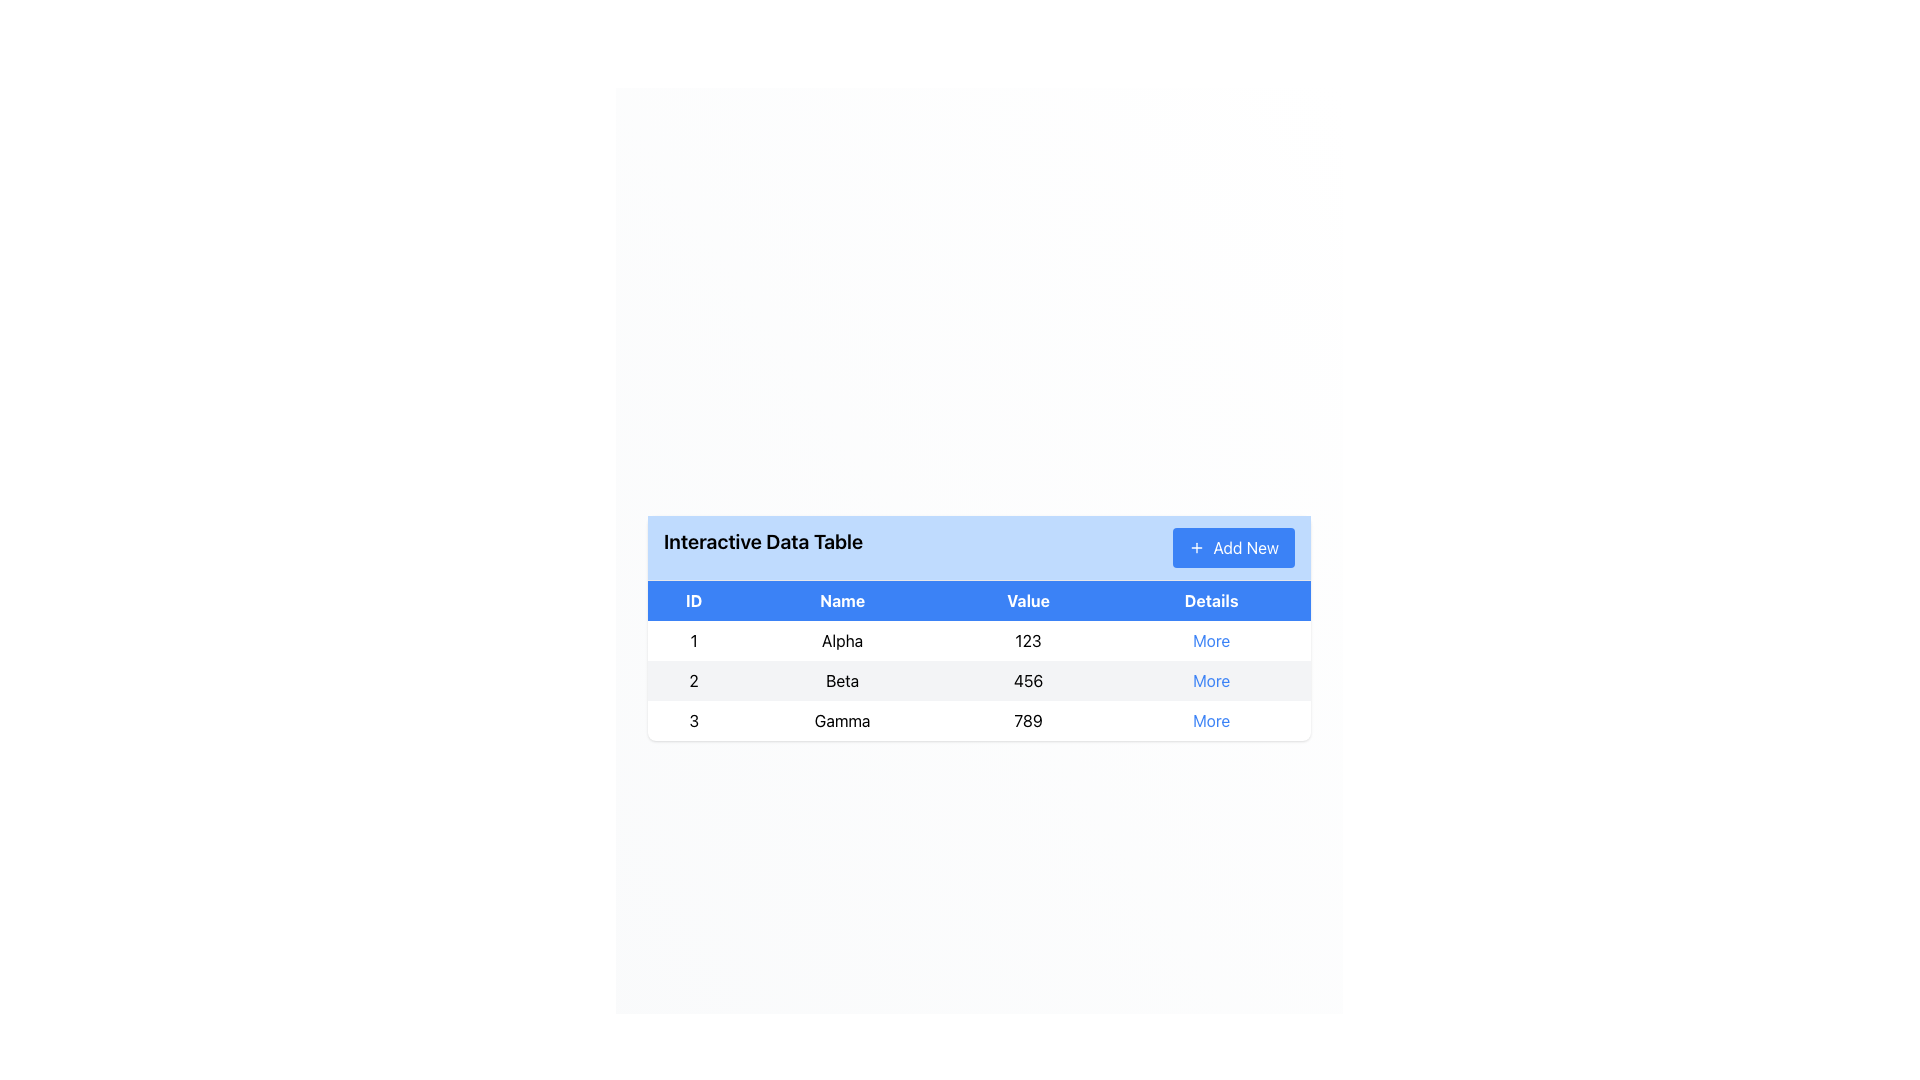 This screenshot has height=1080, width=1920. Describe the element at coordinates (1197, 547) in the screenshot. I see `the SVG icon inside the 'Add New' button located at the top-right corner of the blue header of the interactive data table` at that location.